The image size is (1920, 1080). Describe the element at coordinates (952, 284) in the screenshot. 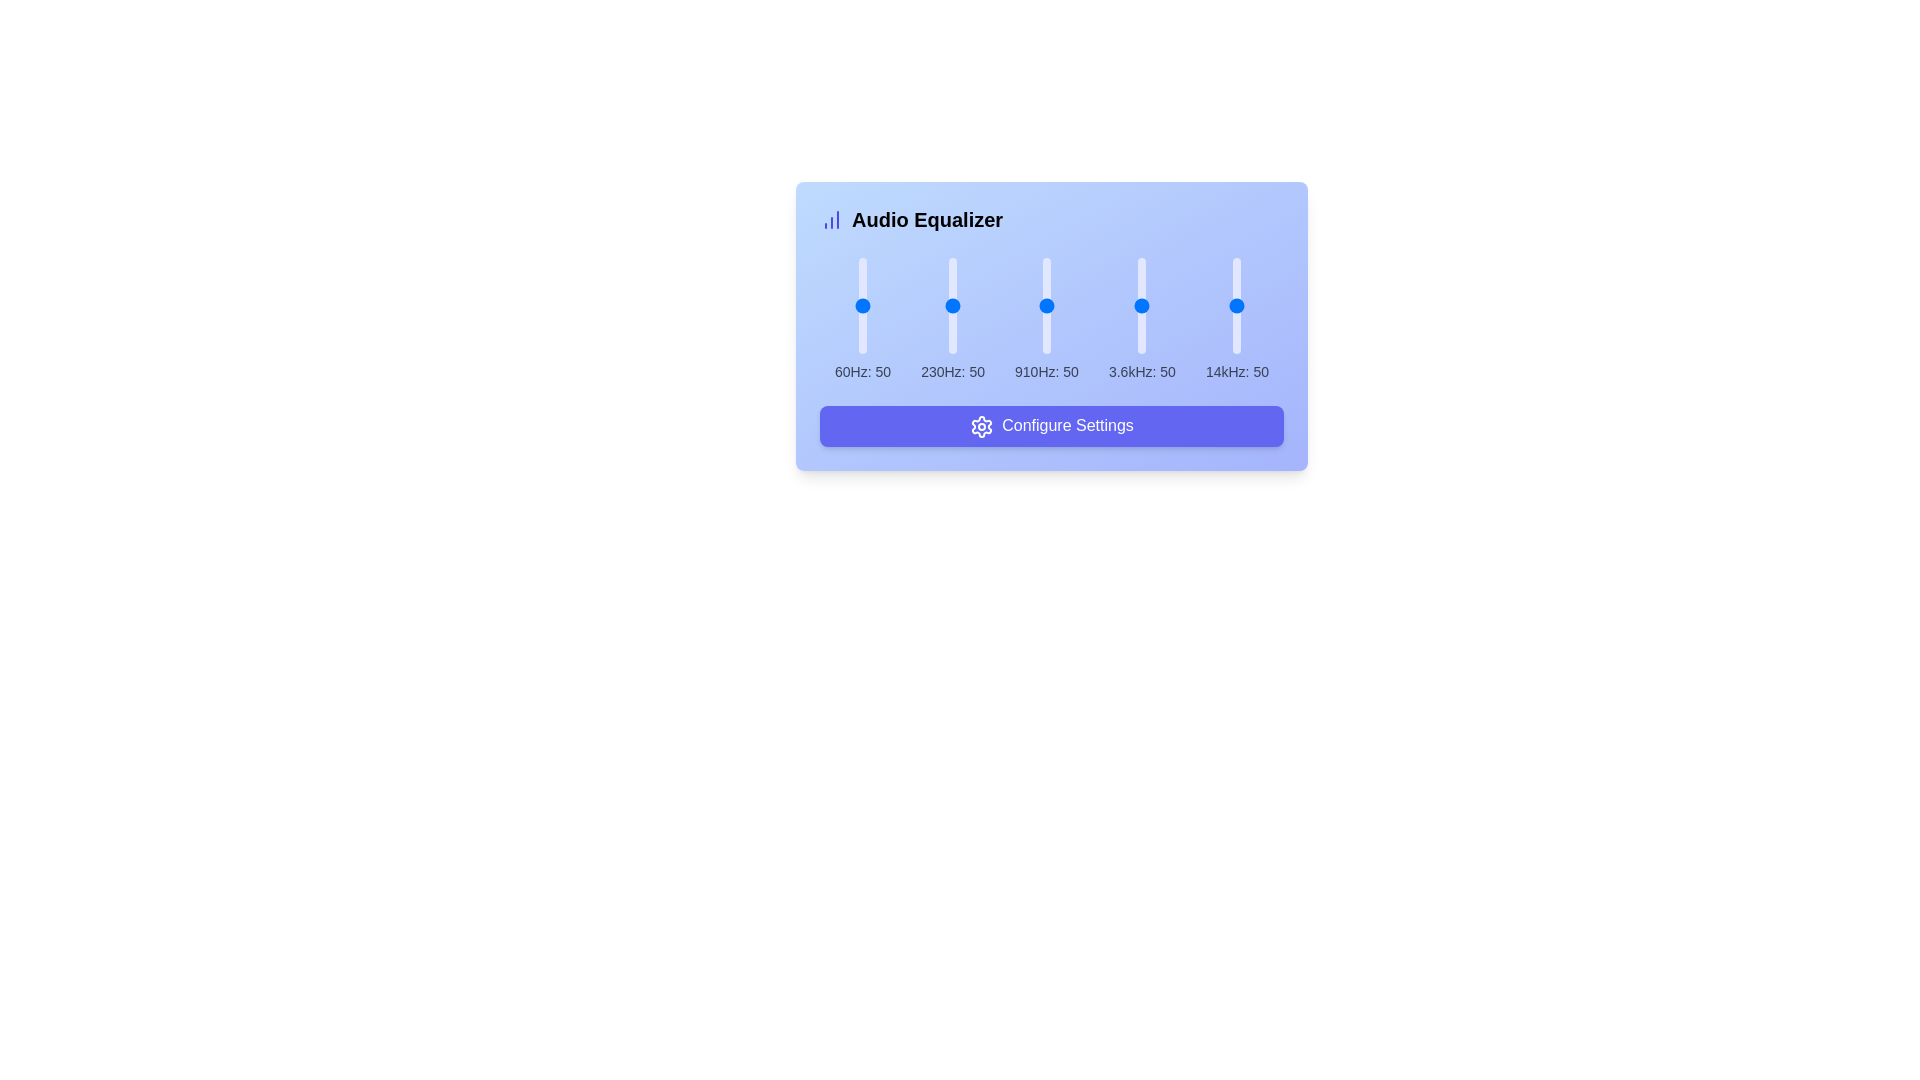

I see `the 230Hz slider value` at that location.